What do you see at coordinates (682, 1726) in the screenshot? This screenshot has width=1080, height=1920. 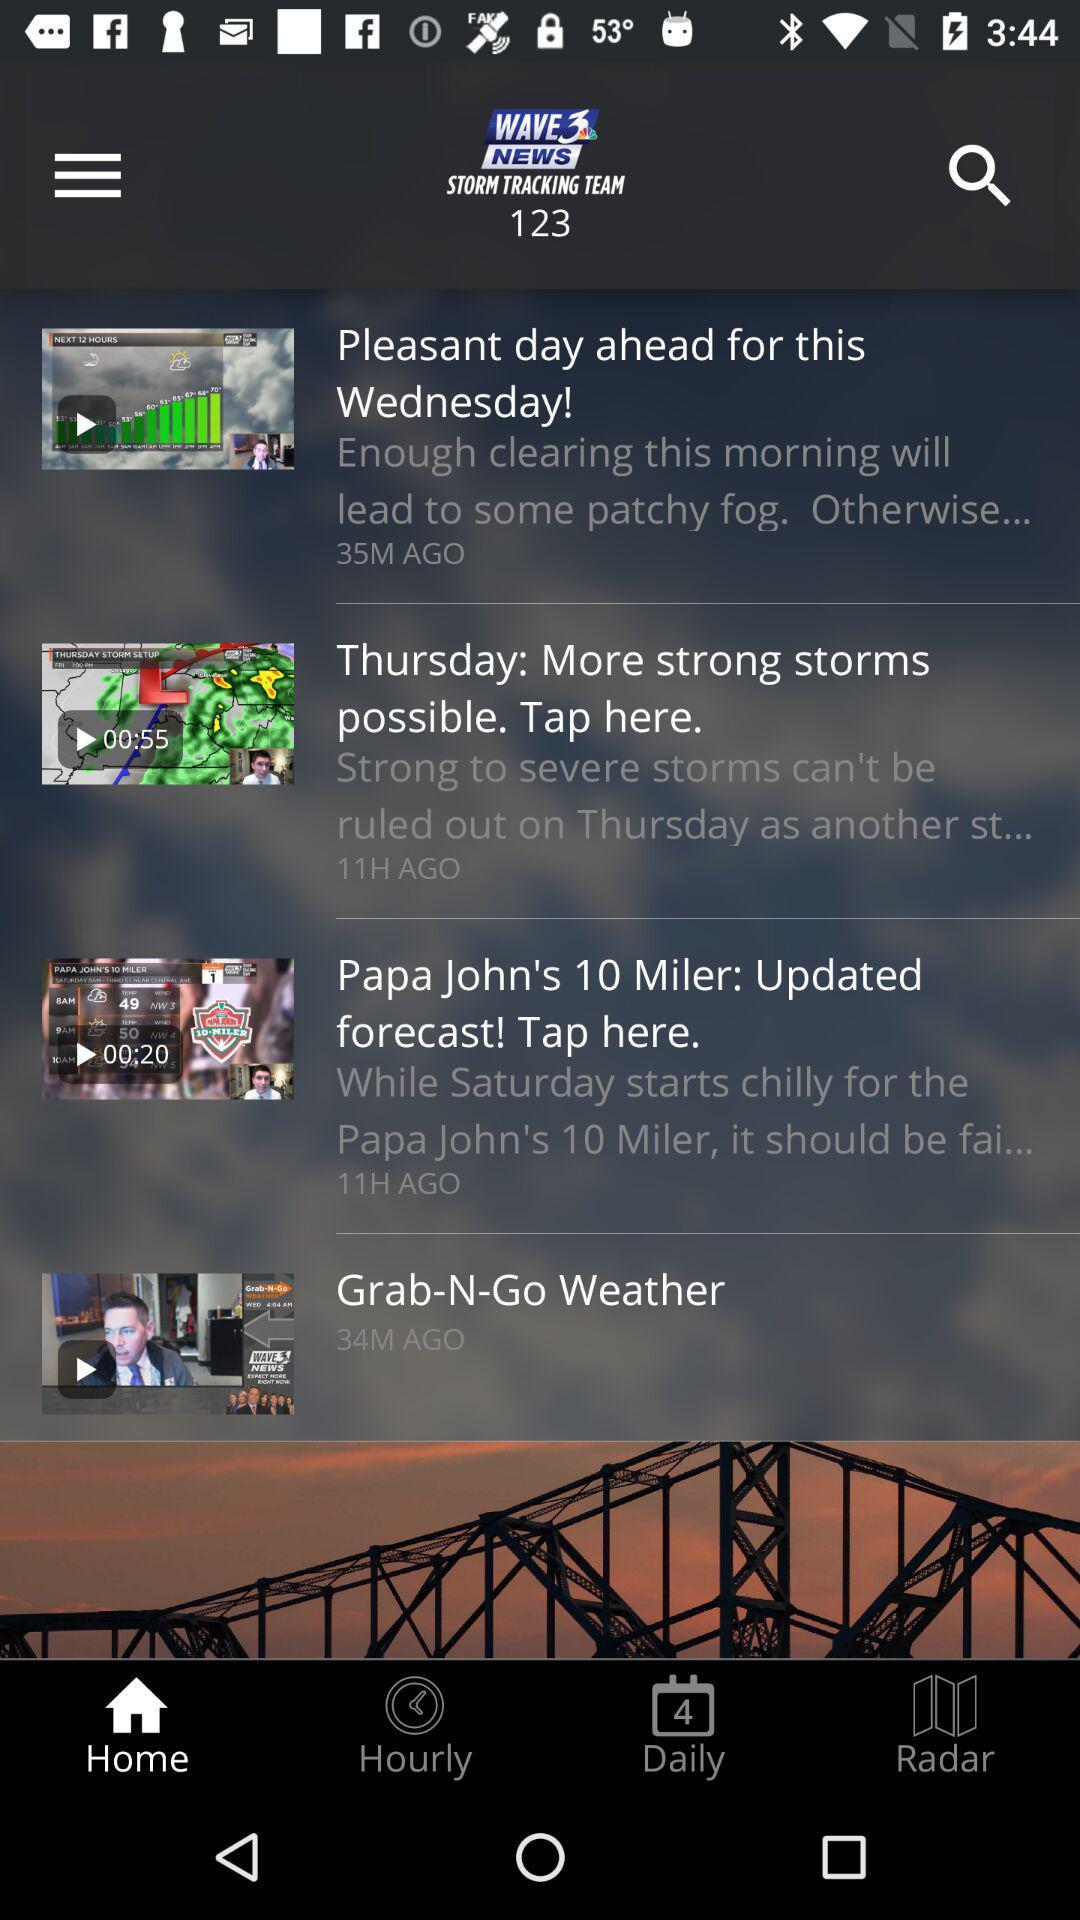 I see `daily icon` at bounding box center [682, 1726].